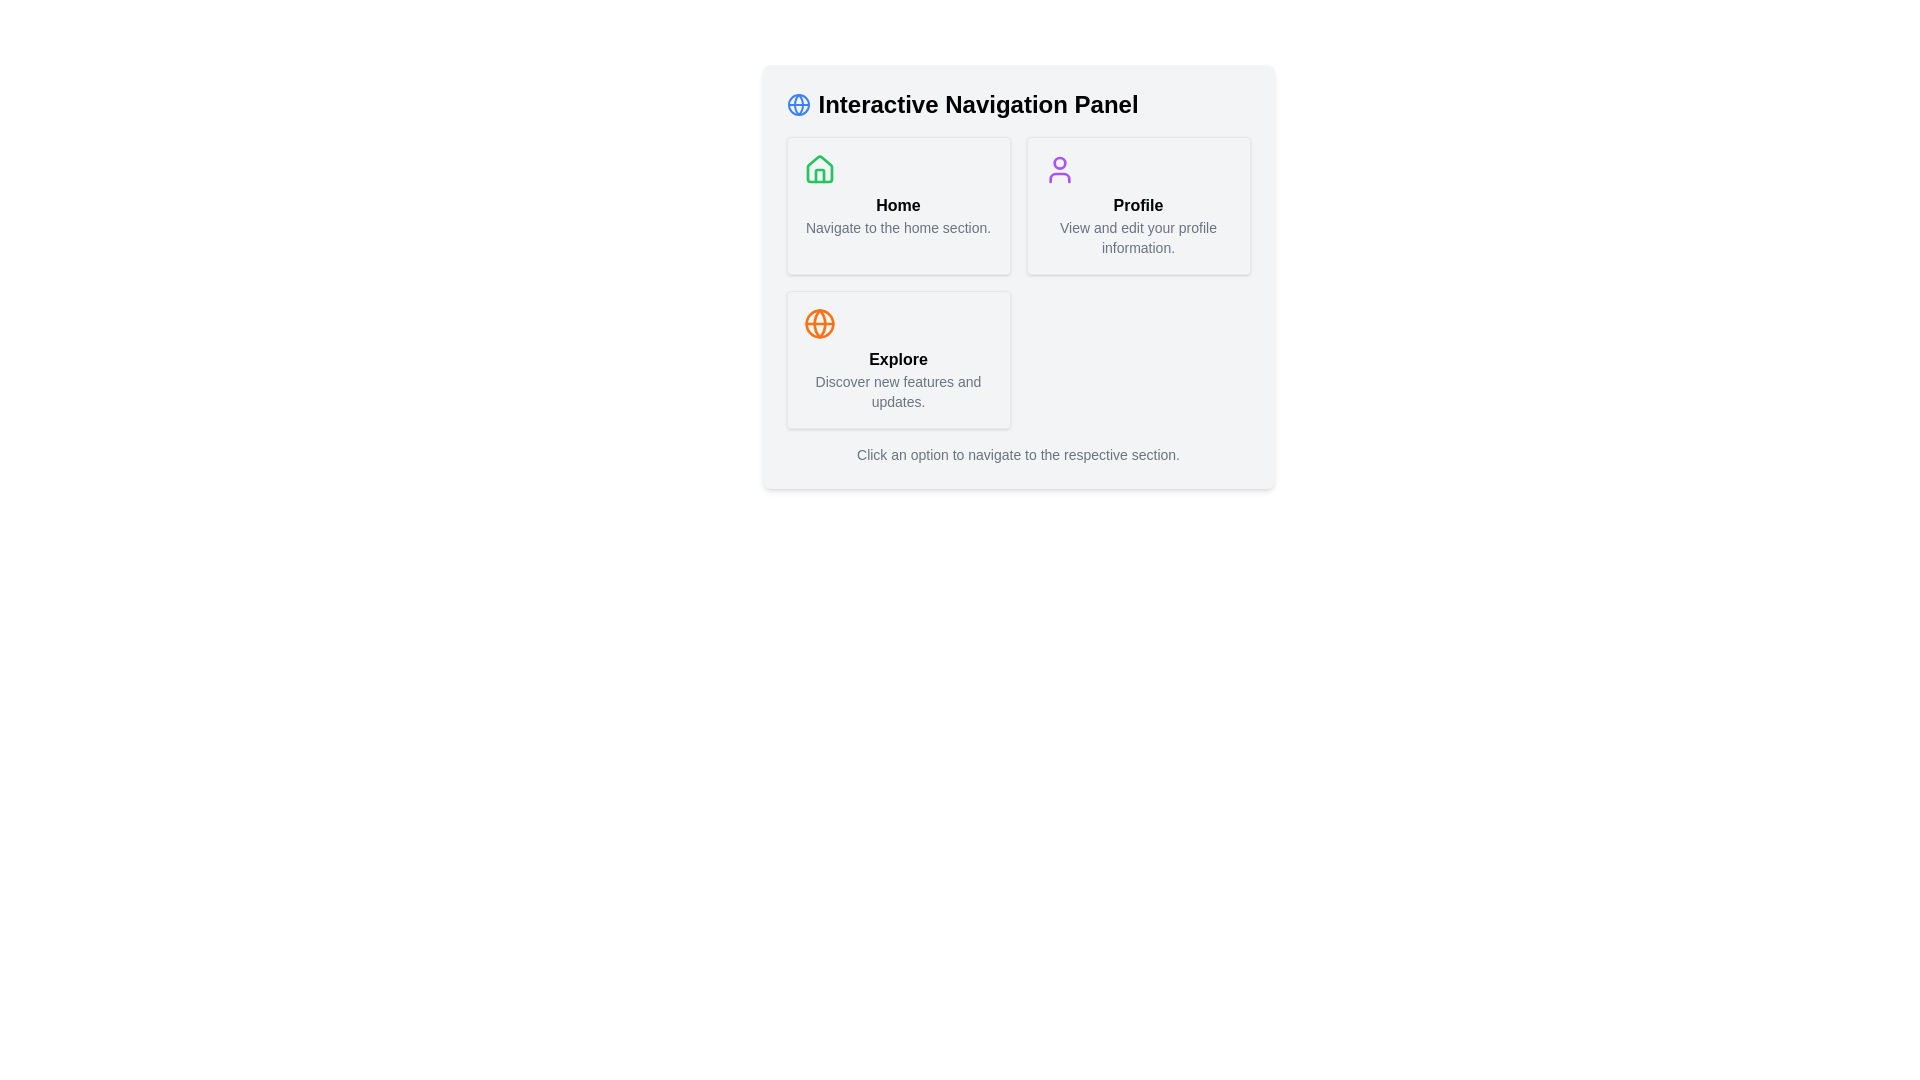  Describe the element at coordinates (897, 358) in the screenshot. I see `the third card in the lower-left corner of the grid layout` at that location.